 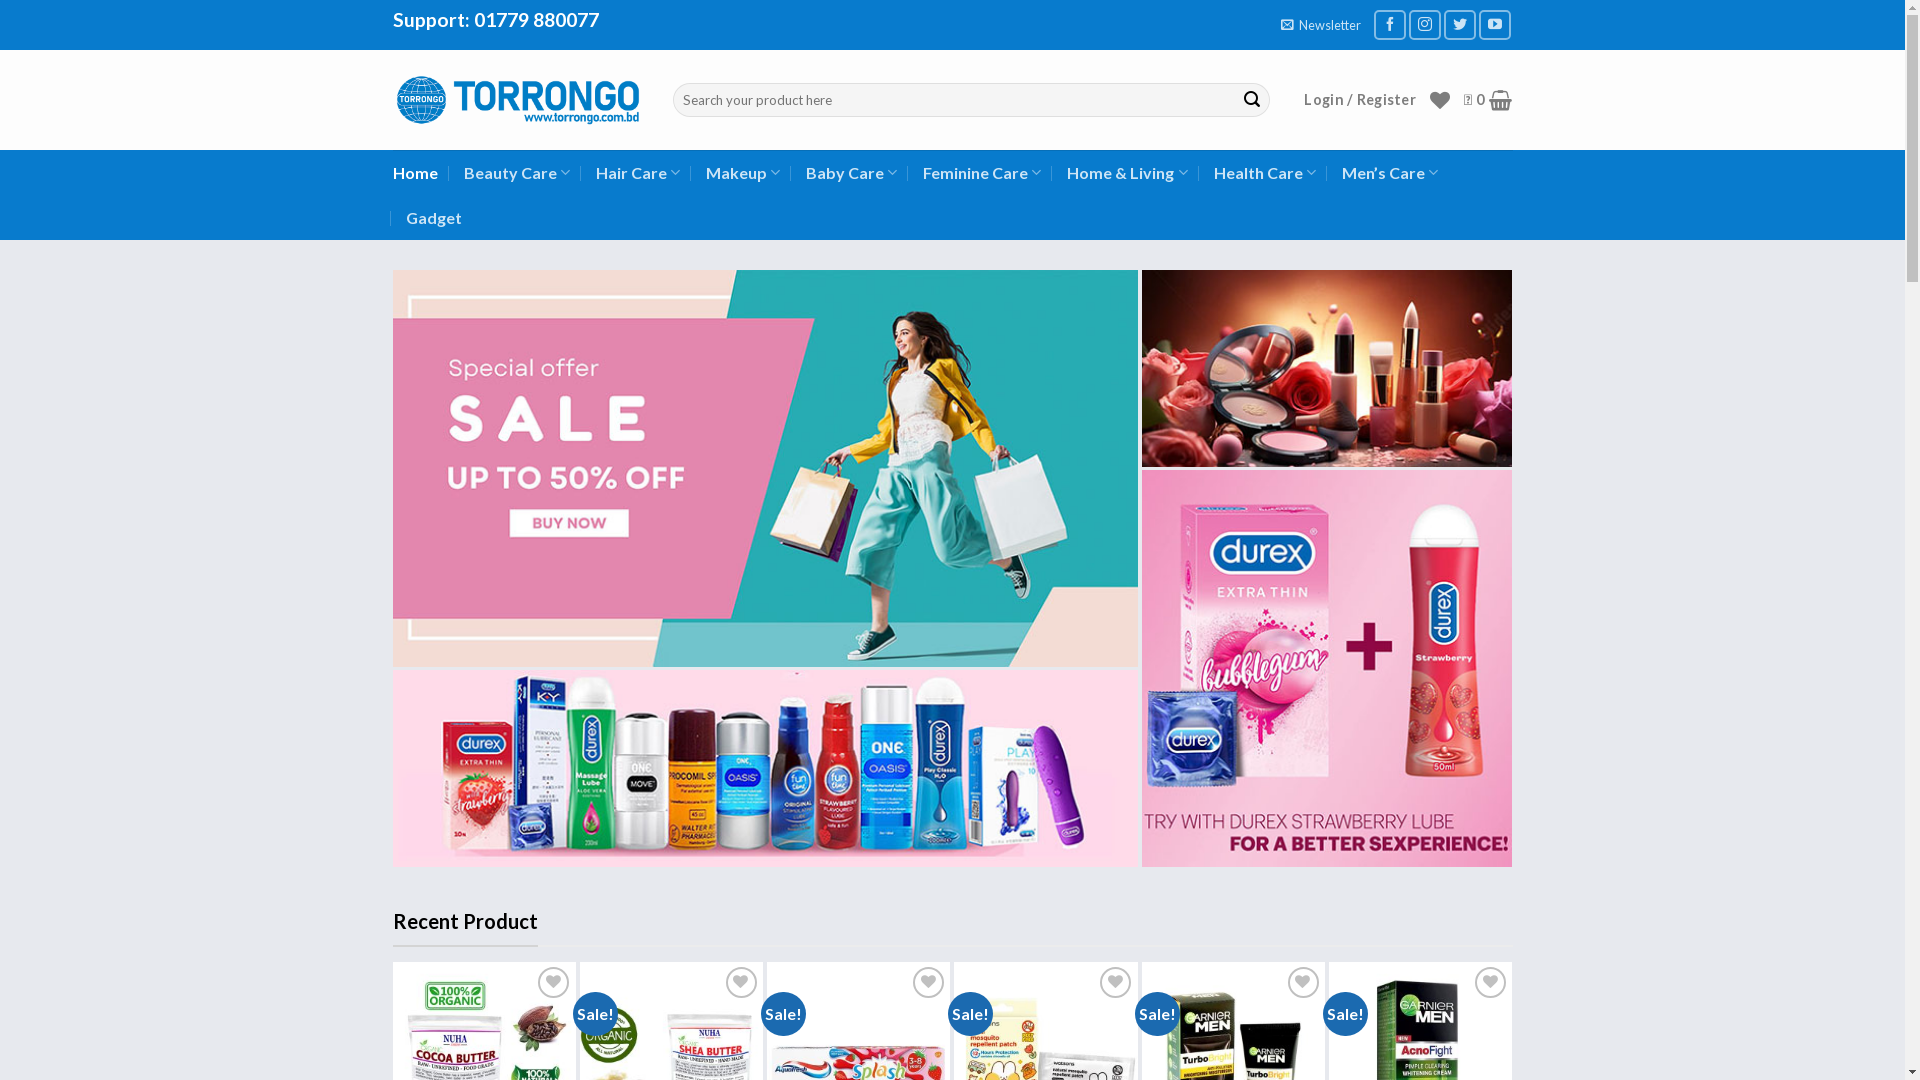 What do you see at coordinates (1389, 24) in the screenshot?
I see `'Follow on Facebook'` at bounding box center [1389, 24].